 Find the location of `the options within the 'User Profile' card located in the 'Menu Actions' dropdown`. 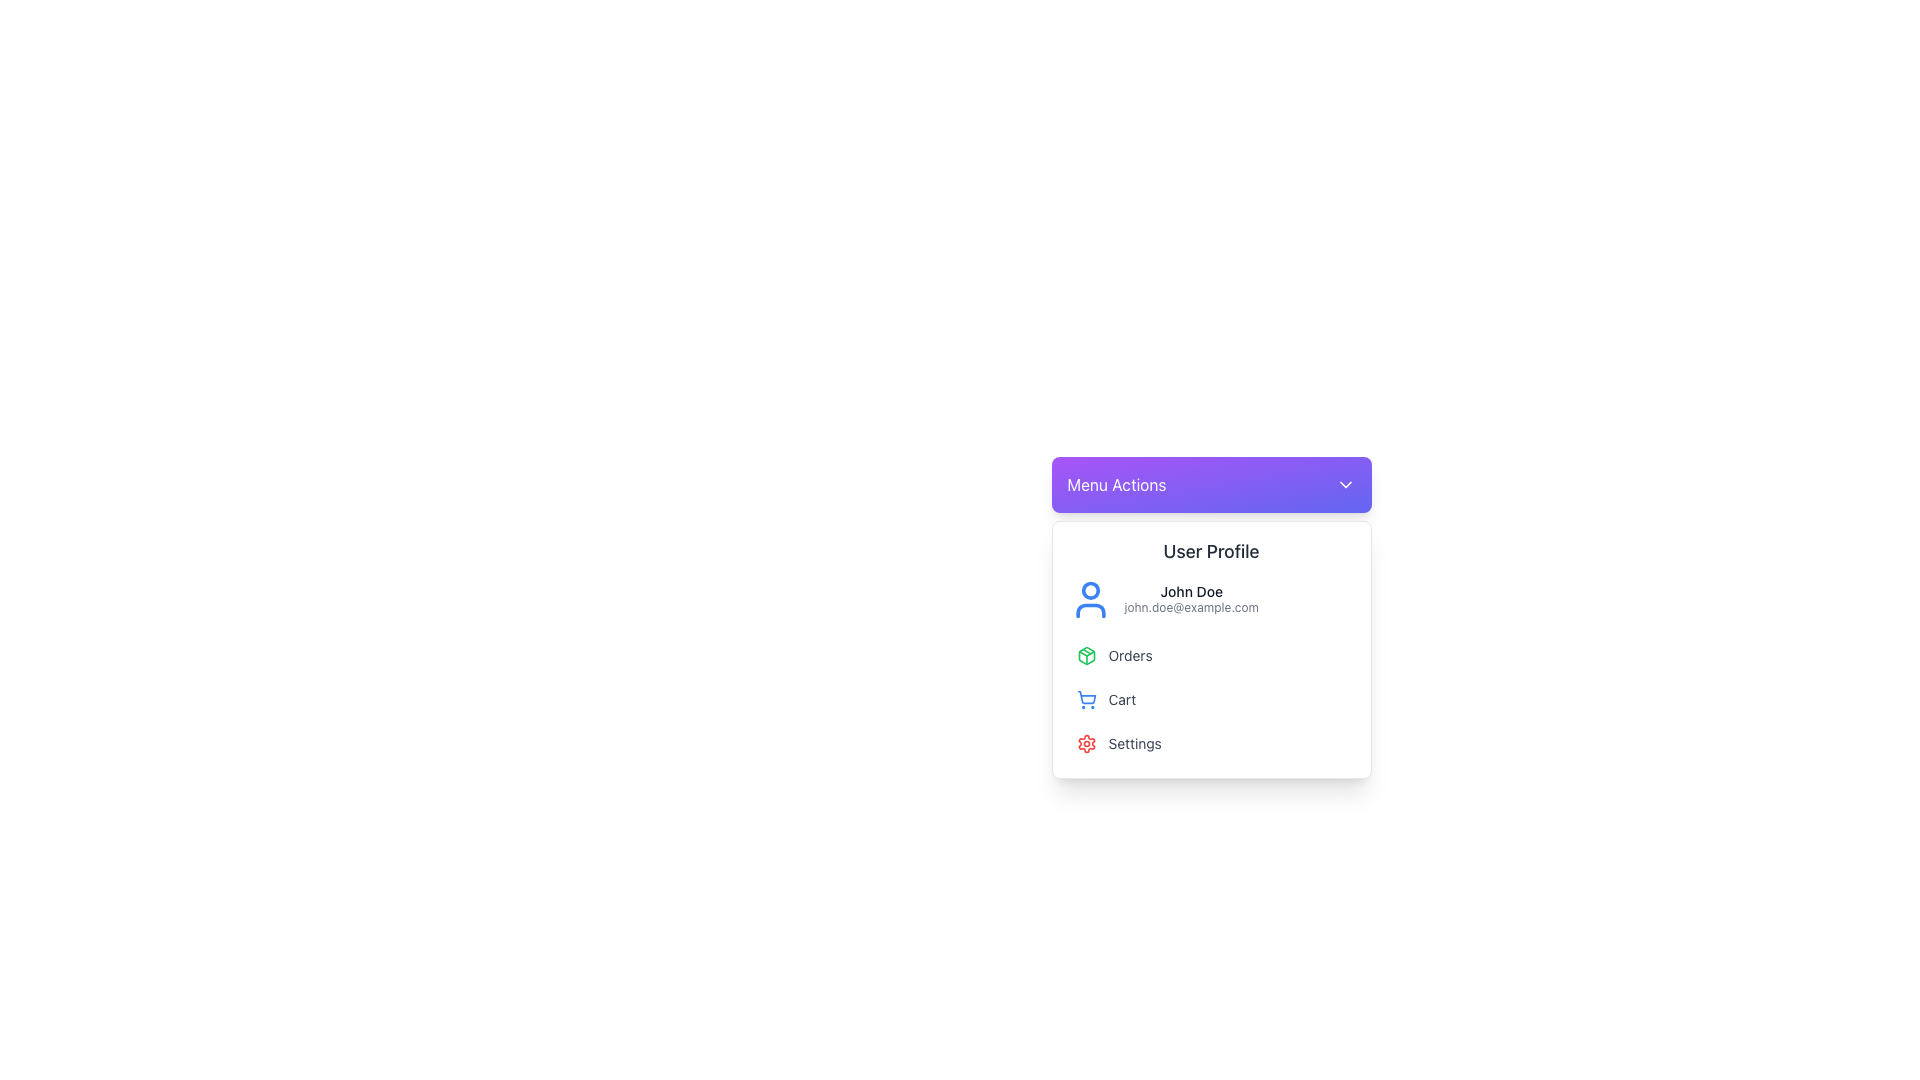

the options within the 'User Profile' card located in the 'Menu Actions' dropdown is located at coordinates (1210, 650).